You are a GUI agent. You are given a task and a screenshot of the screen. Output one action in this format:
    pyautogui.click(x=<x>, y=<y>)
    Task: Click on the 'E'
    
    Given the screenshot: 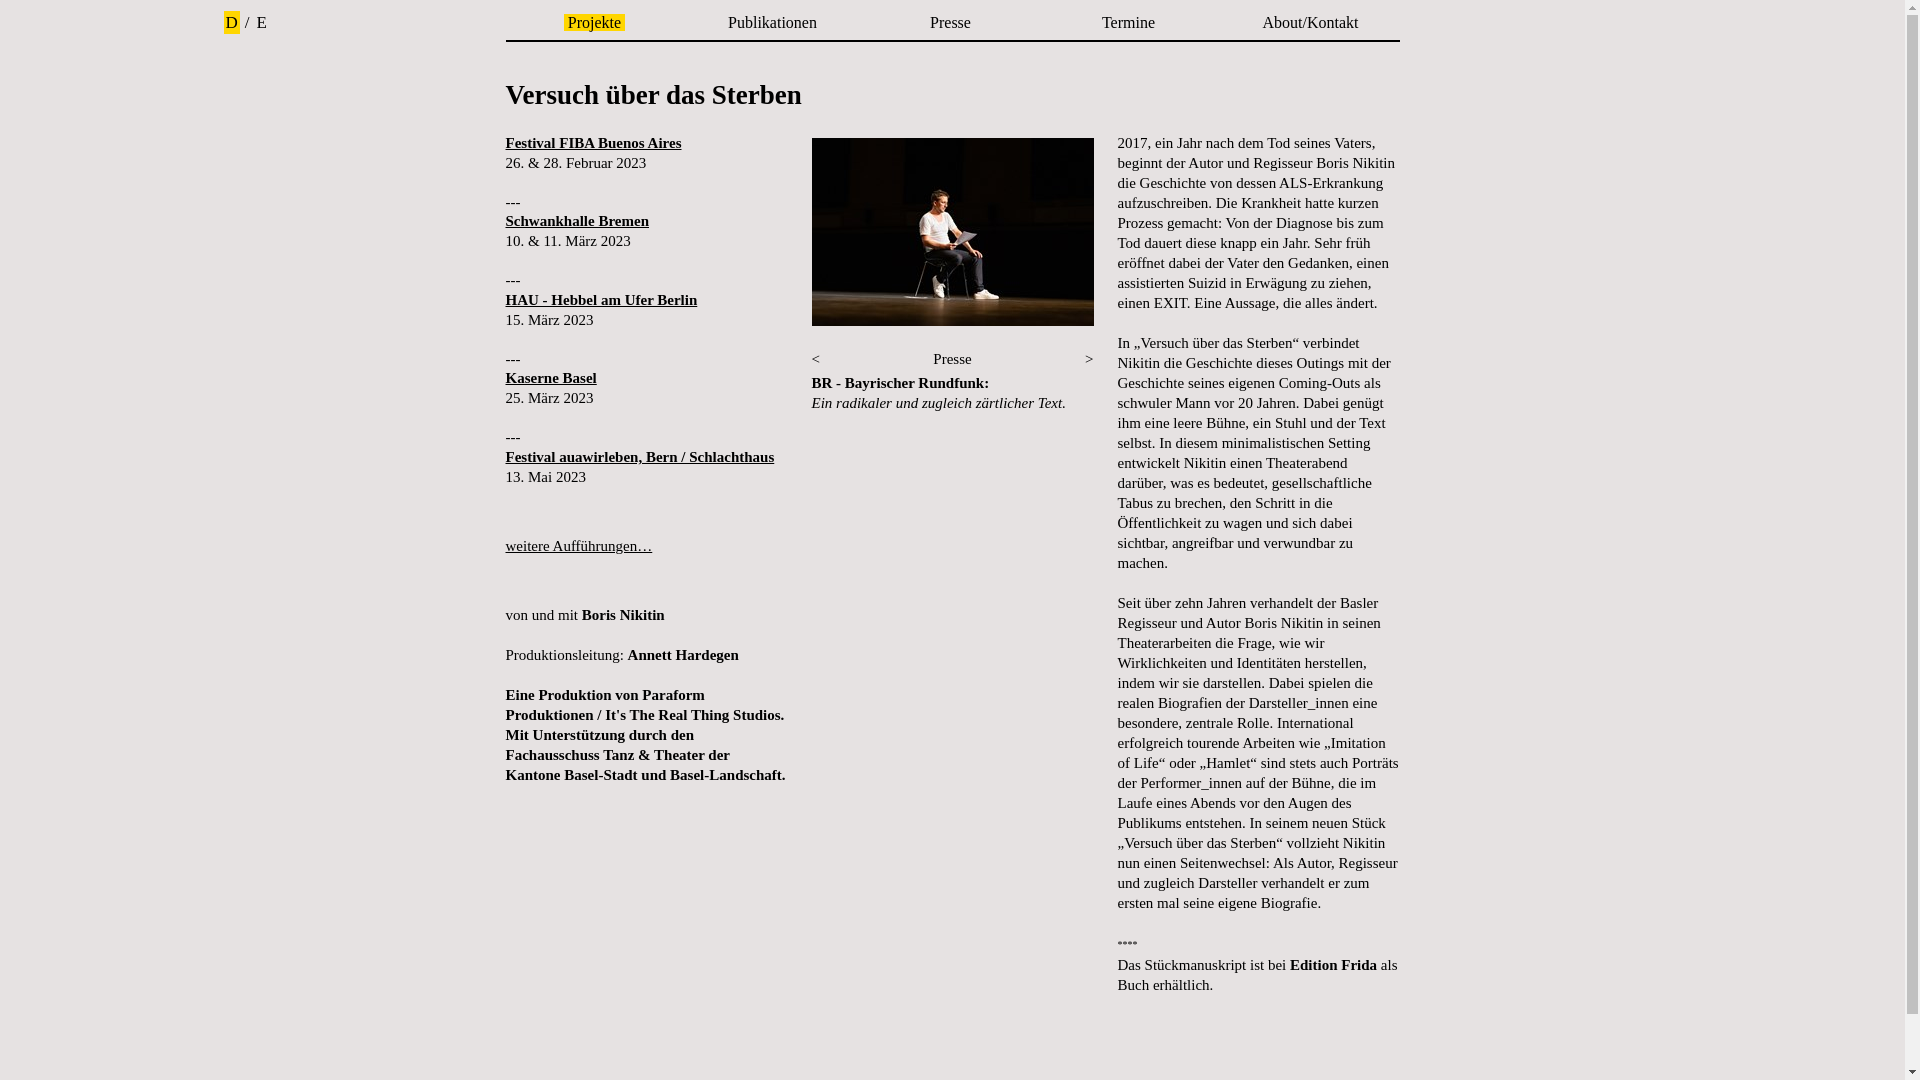 What is the action you would take?
    pyautogui.click(x=261, y=22)
    